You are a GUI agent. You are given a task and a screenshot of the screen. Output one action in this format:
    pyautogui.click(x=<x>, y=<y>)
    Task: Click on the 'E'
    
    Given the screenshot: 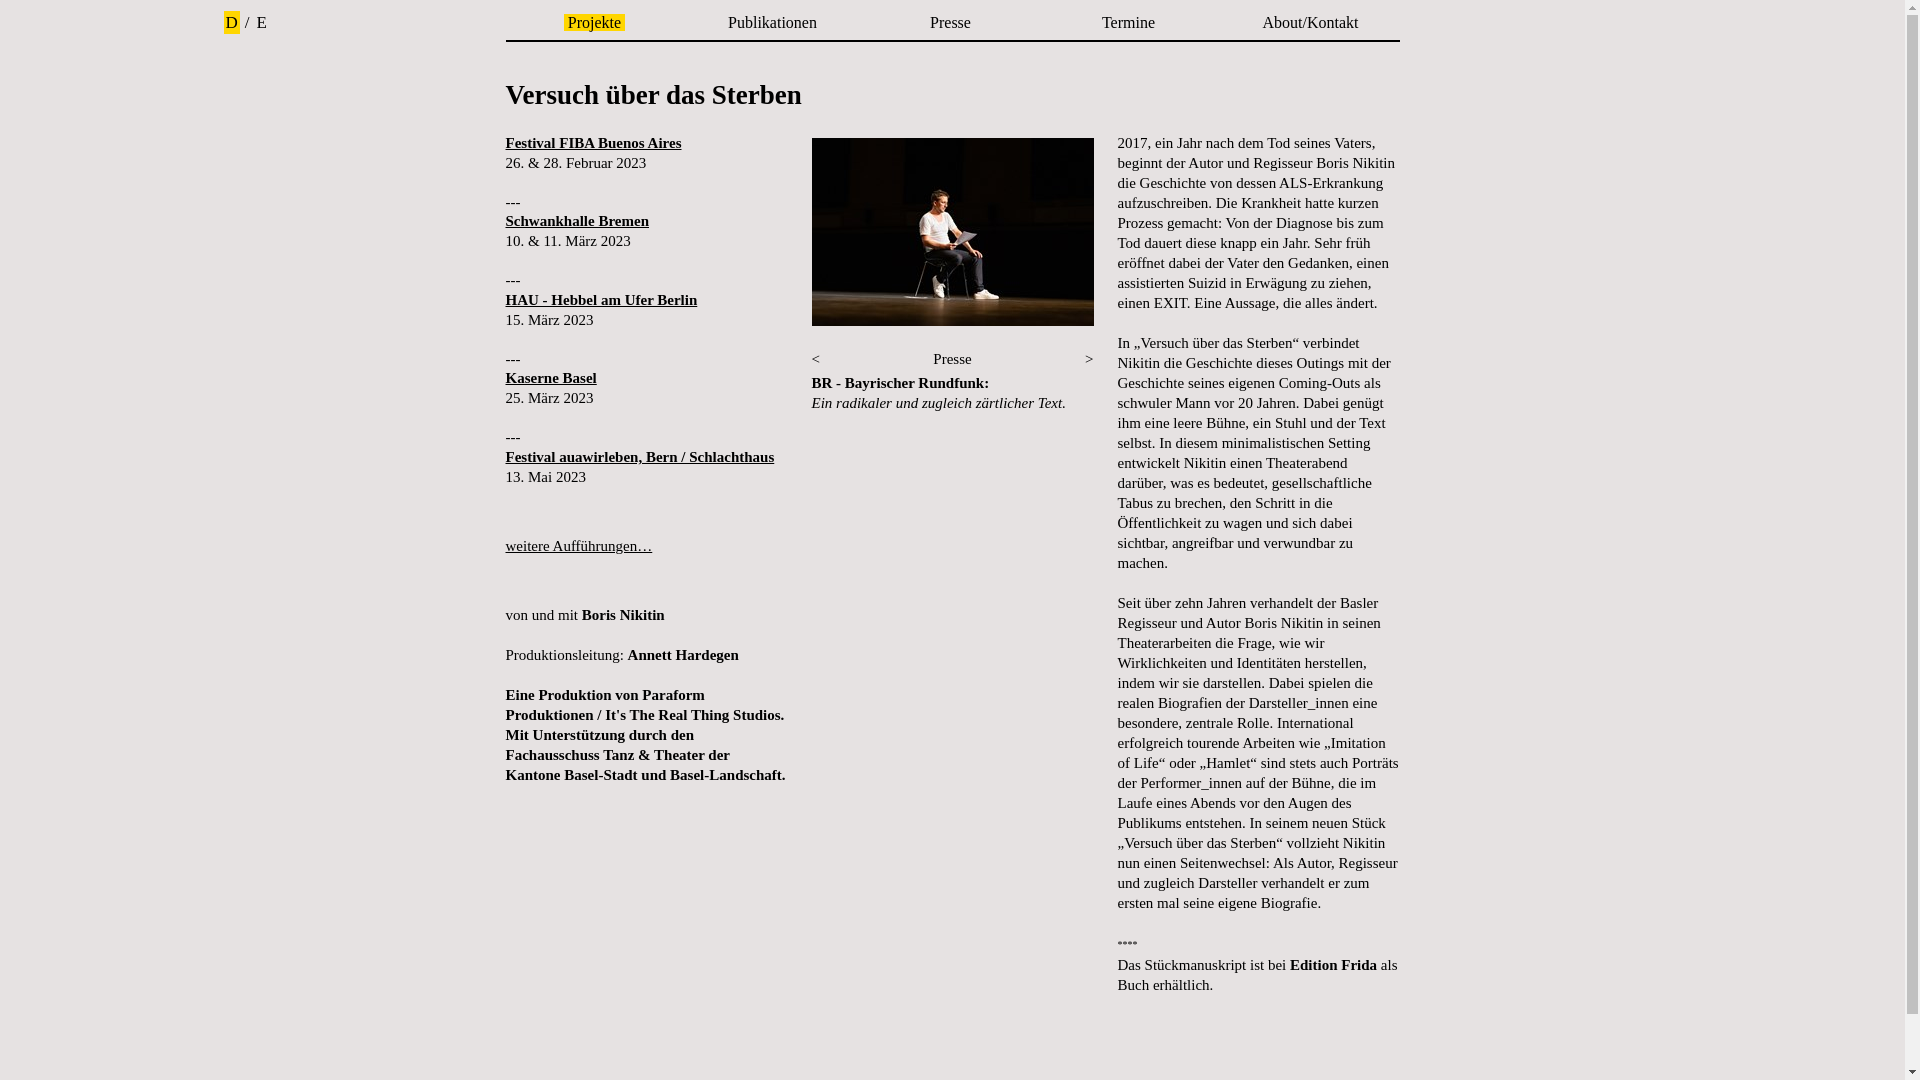 What is the action you would take?
    pyautogui.click(x=261, y=22)
    